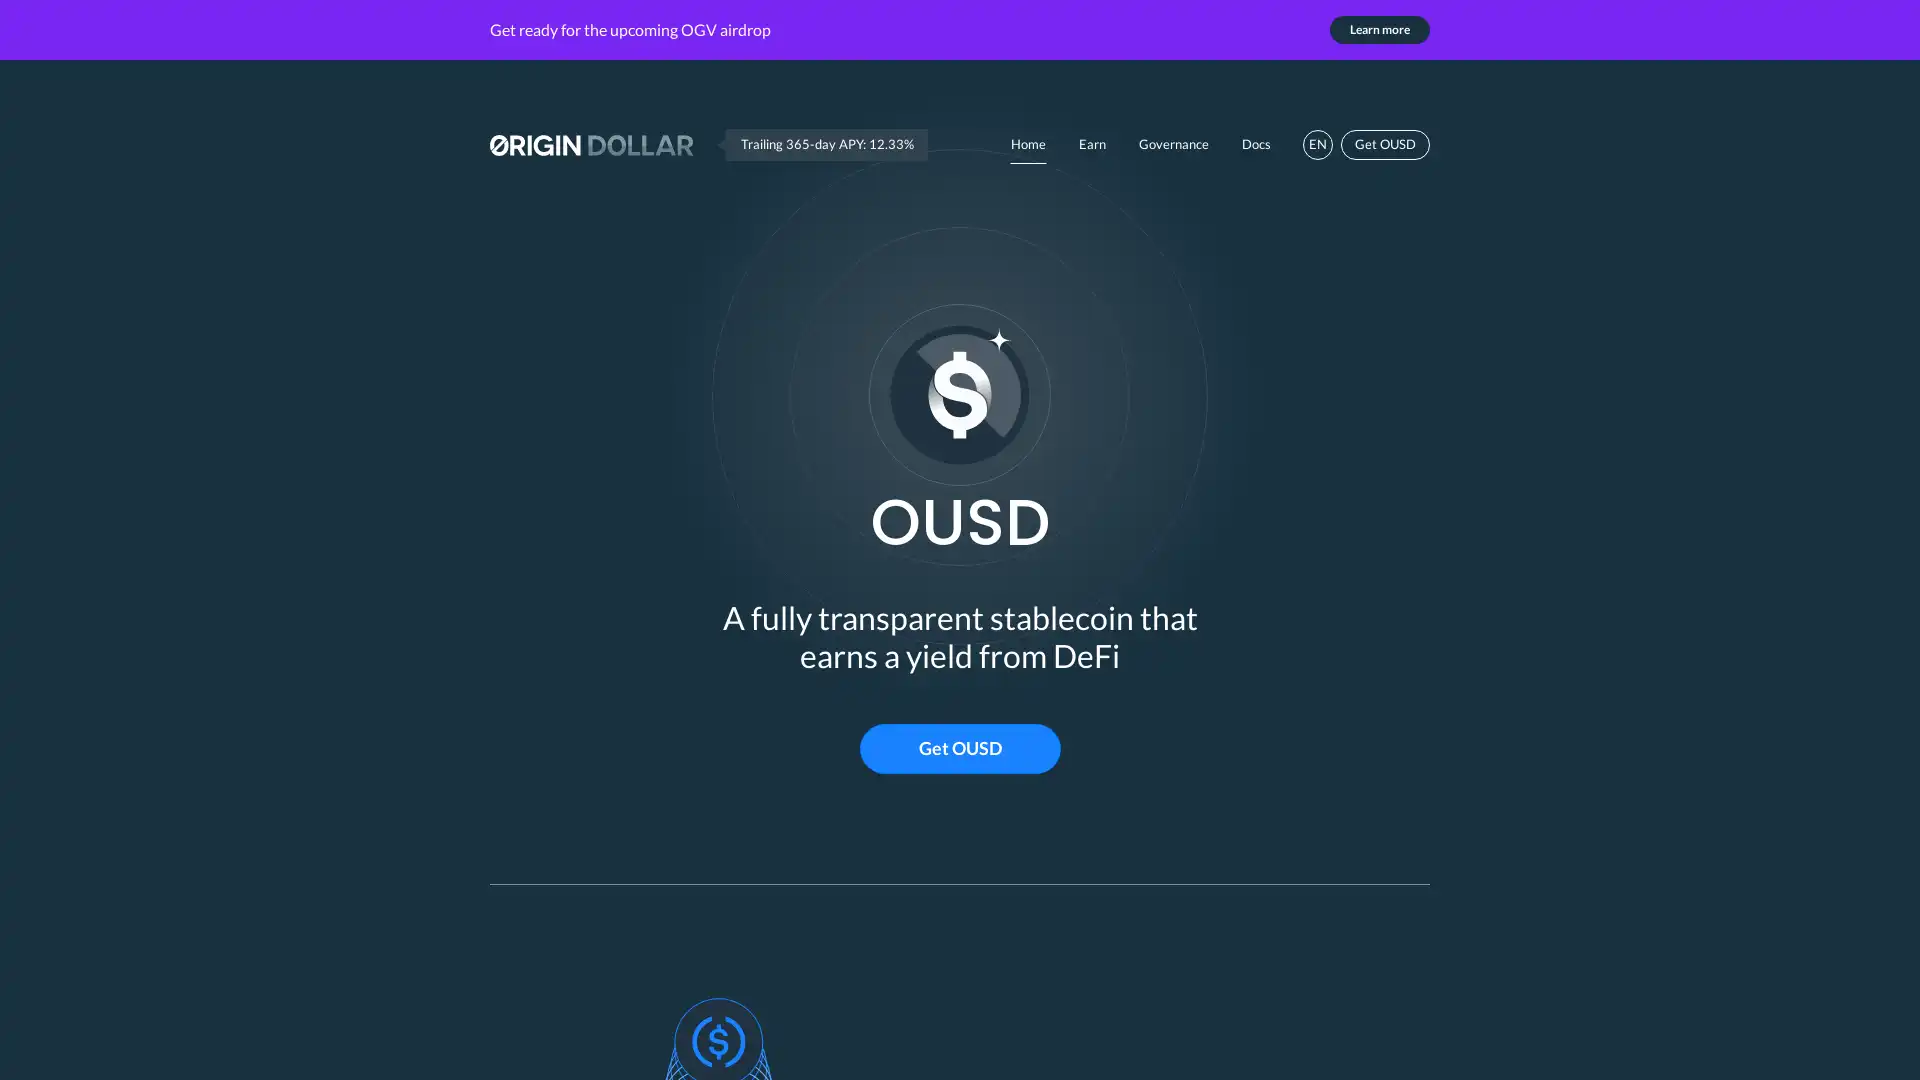 This screenshot has width=1920, height=1080. I want to click on Get OUSD, so click(1384, 143).